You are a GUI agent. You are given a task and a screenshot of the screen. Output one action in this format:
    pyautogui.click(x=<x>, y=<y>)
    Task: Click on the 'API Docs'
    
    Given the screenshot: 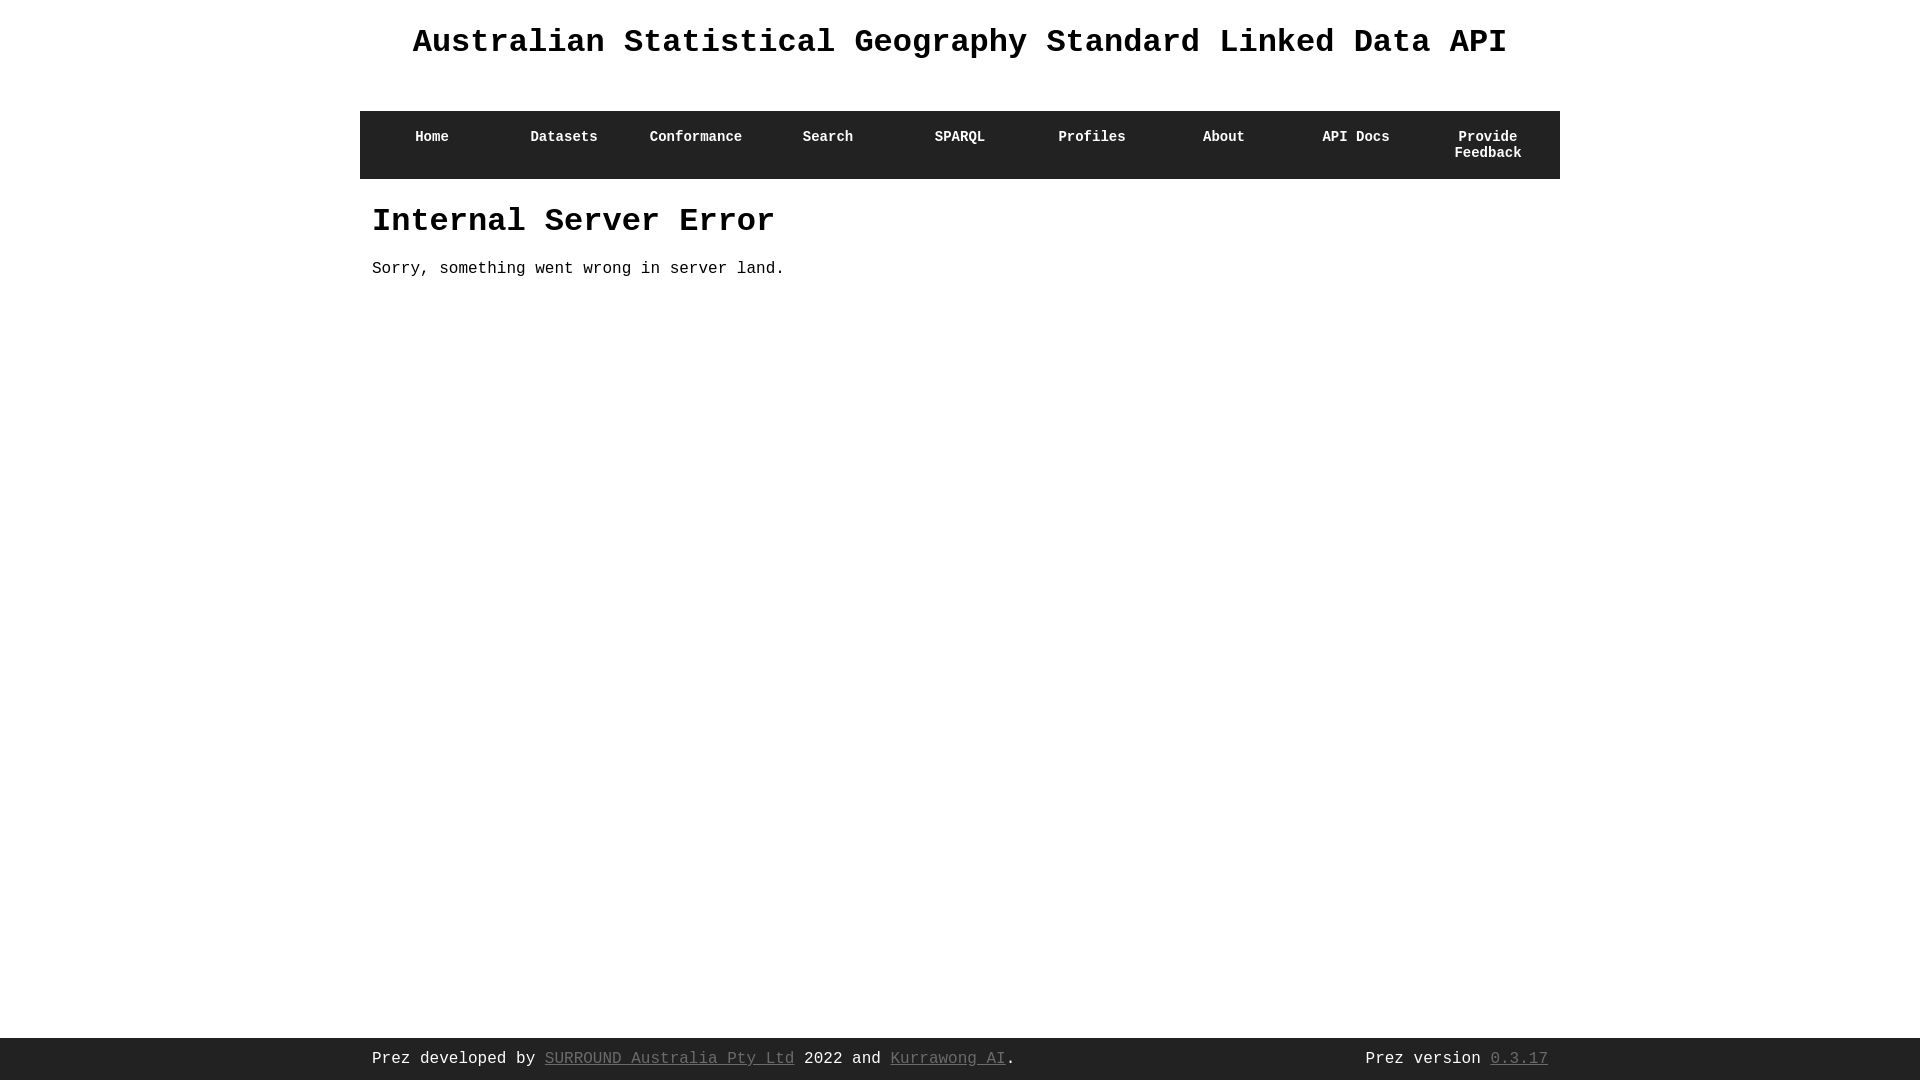 What is the action you would take?
    pyautogui.click(x=1356, y=144)
    